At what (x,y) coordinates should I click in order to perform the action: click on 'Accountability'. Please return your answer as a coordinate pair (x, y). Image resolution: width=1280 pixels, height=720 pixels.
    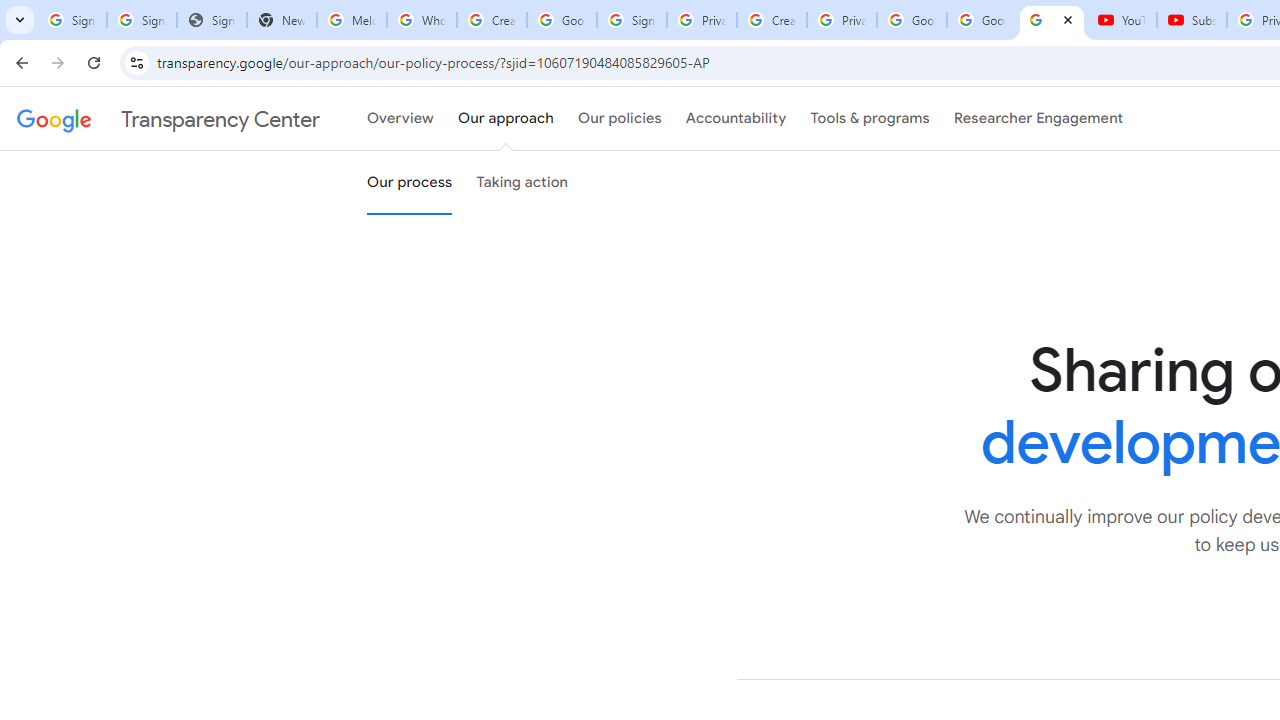
    Looking at the image, I should click on (735, 119).